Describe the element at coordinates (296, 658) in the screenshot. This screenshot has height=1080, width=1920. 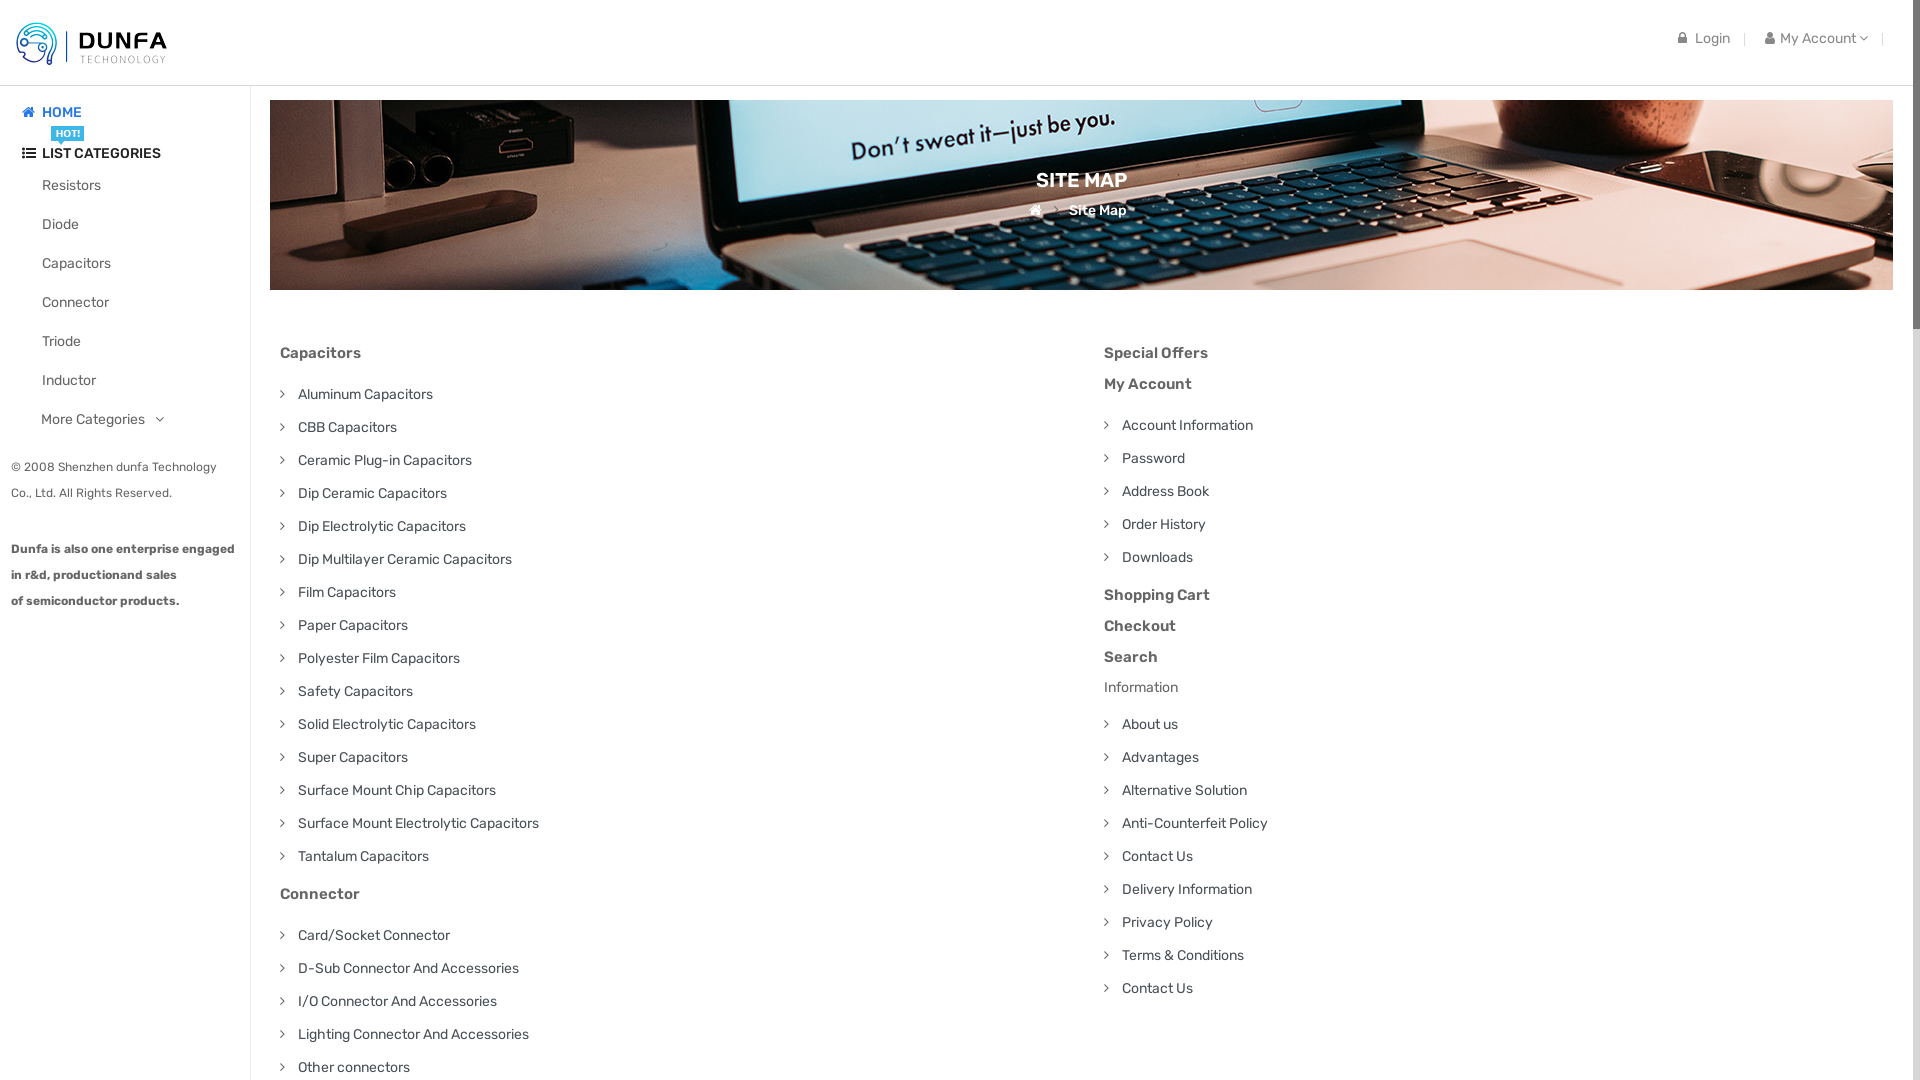
I see `'Polyester Film Capacitors'` at that location.